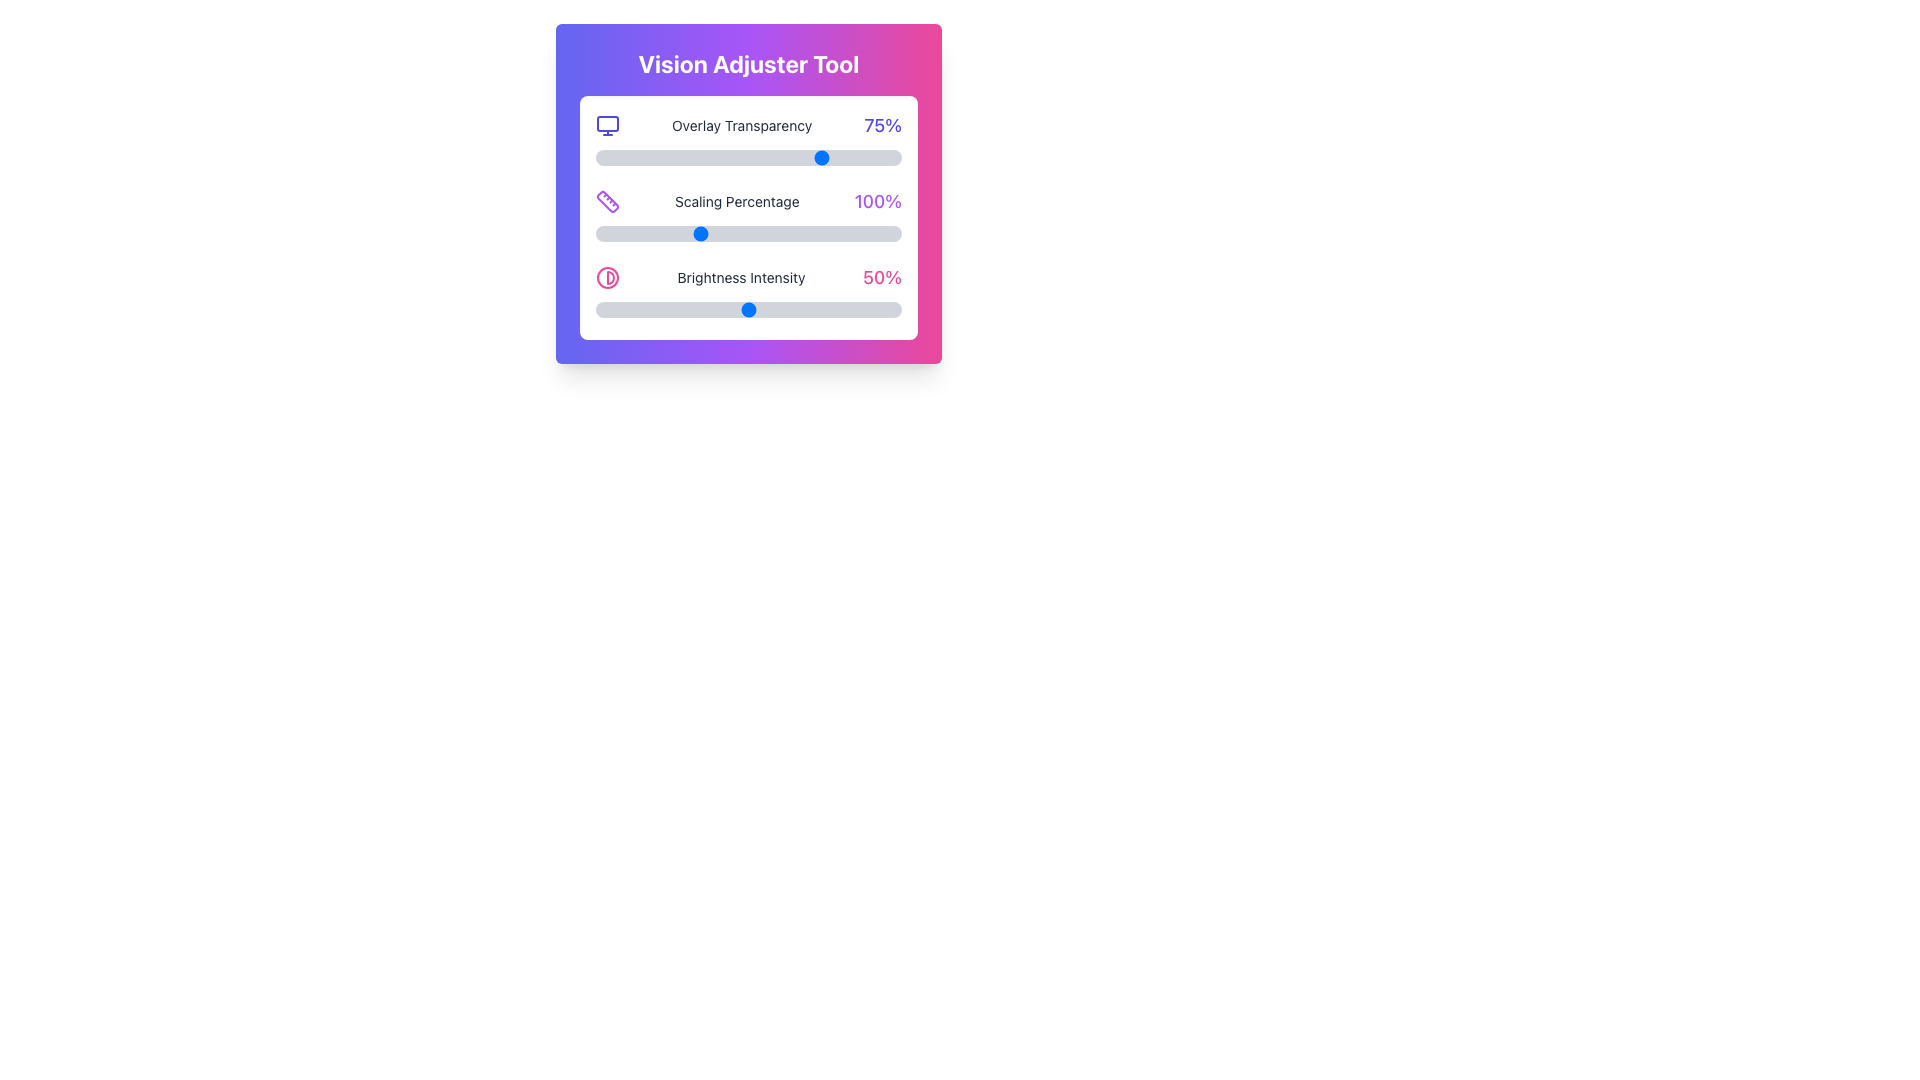 This screenshot has width=1920, height=1080. Describe the element at coordinates (747, 201) in the screenshot. I see `the Informational row displaying the scaling percentage in the 'Vision Adjuster Tool' panel, located between 'Overlay Transparency' and 'Brightness Intensity'` at that location.